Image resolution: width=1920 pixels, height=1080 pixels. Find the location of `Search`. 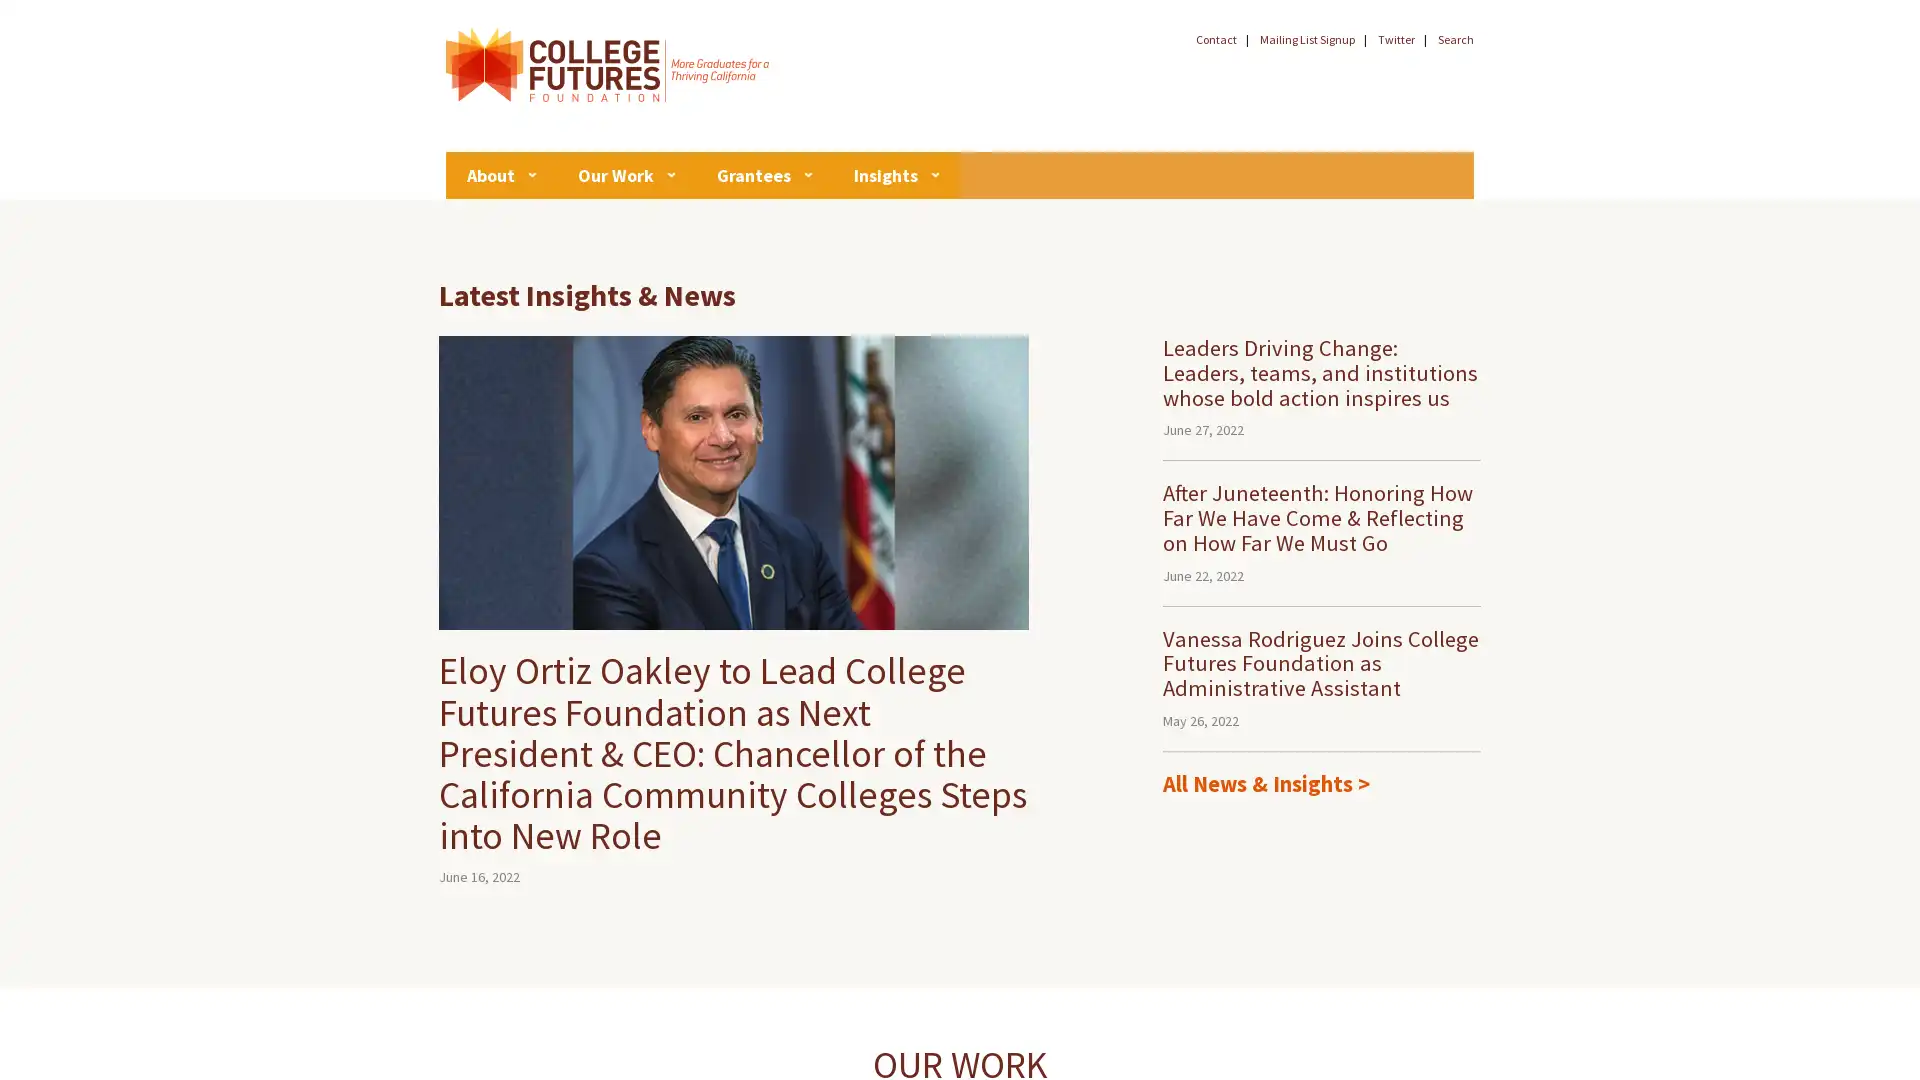

Search is located at coordinates (1482, 53).